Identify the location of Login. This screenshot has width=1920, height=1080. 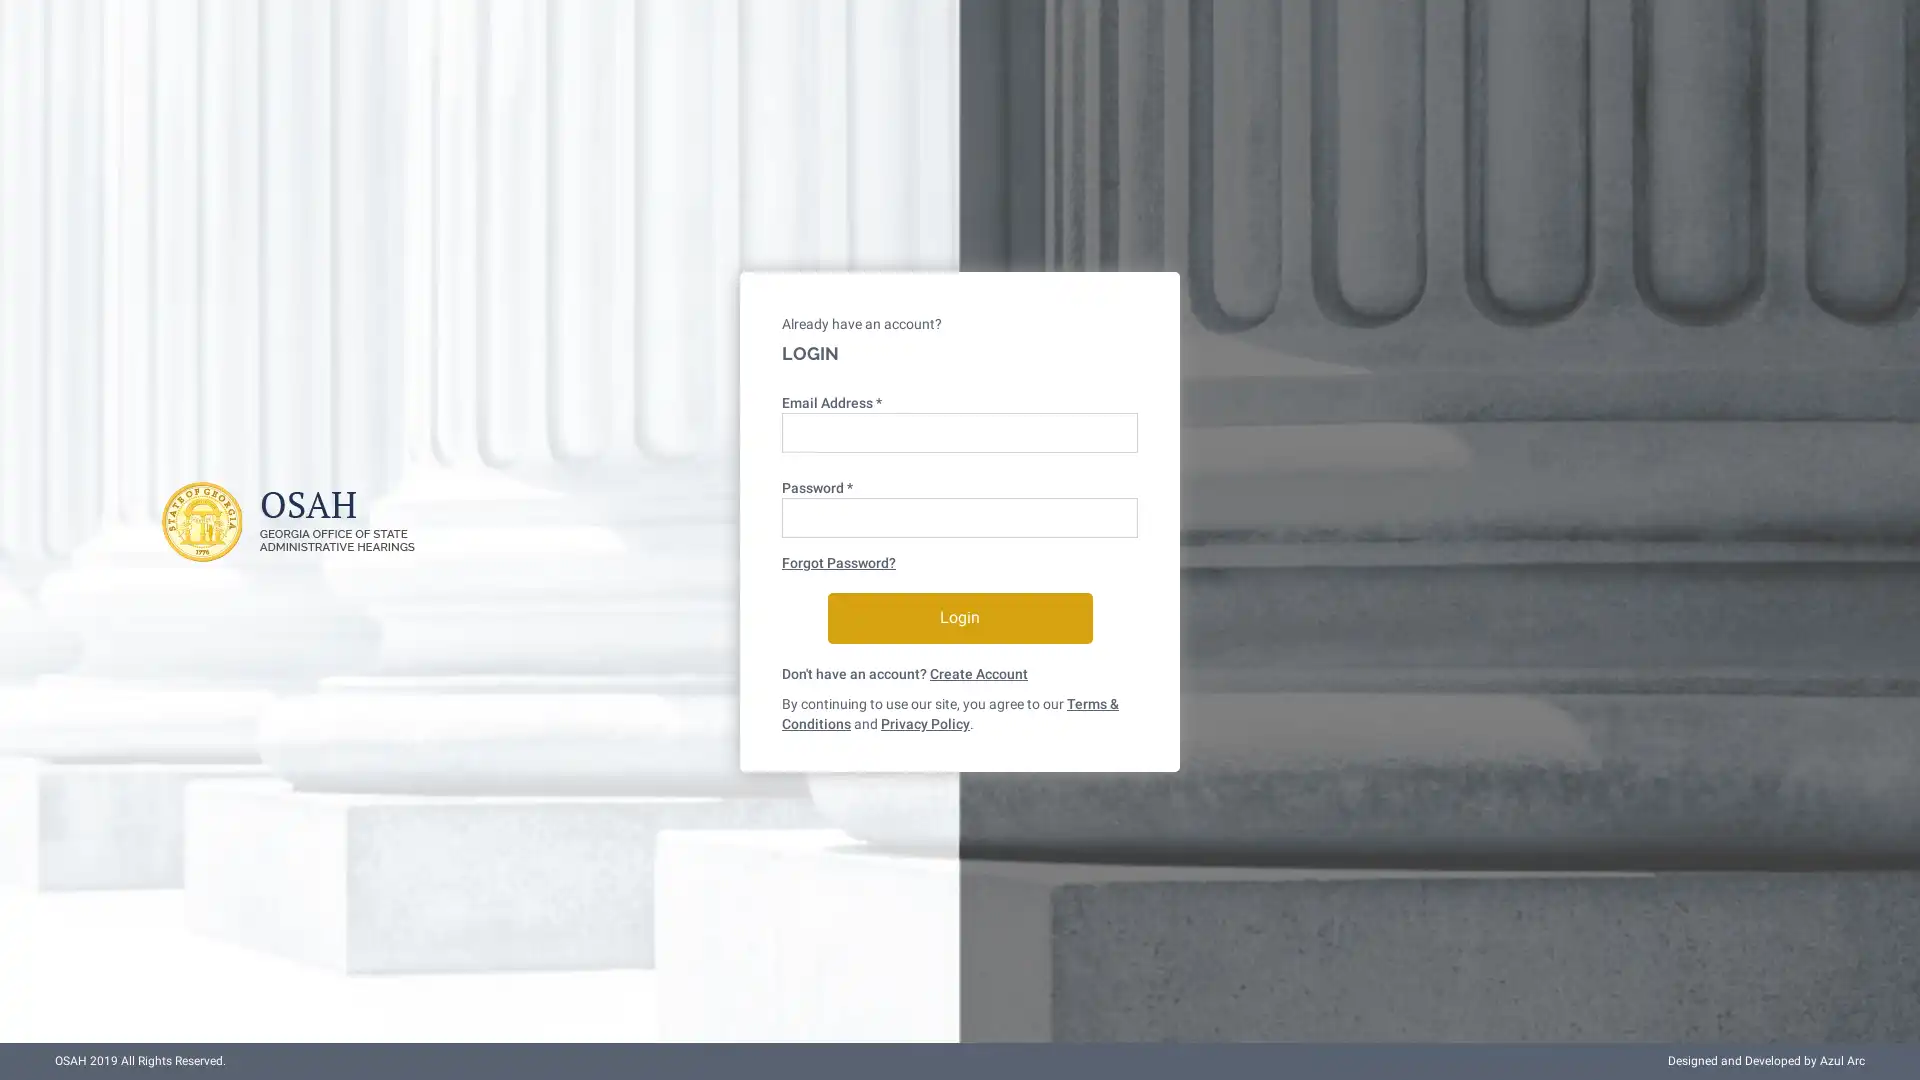
(958, 617).